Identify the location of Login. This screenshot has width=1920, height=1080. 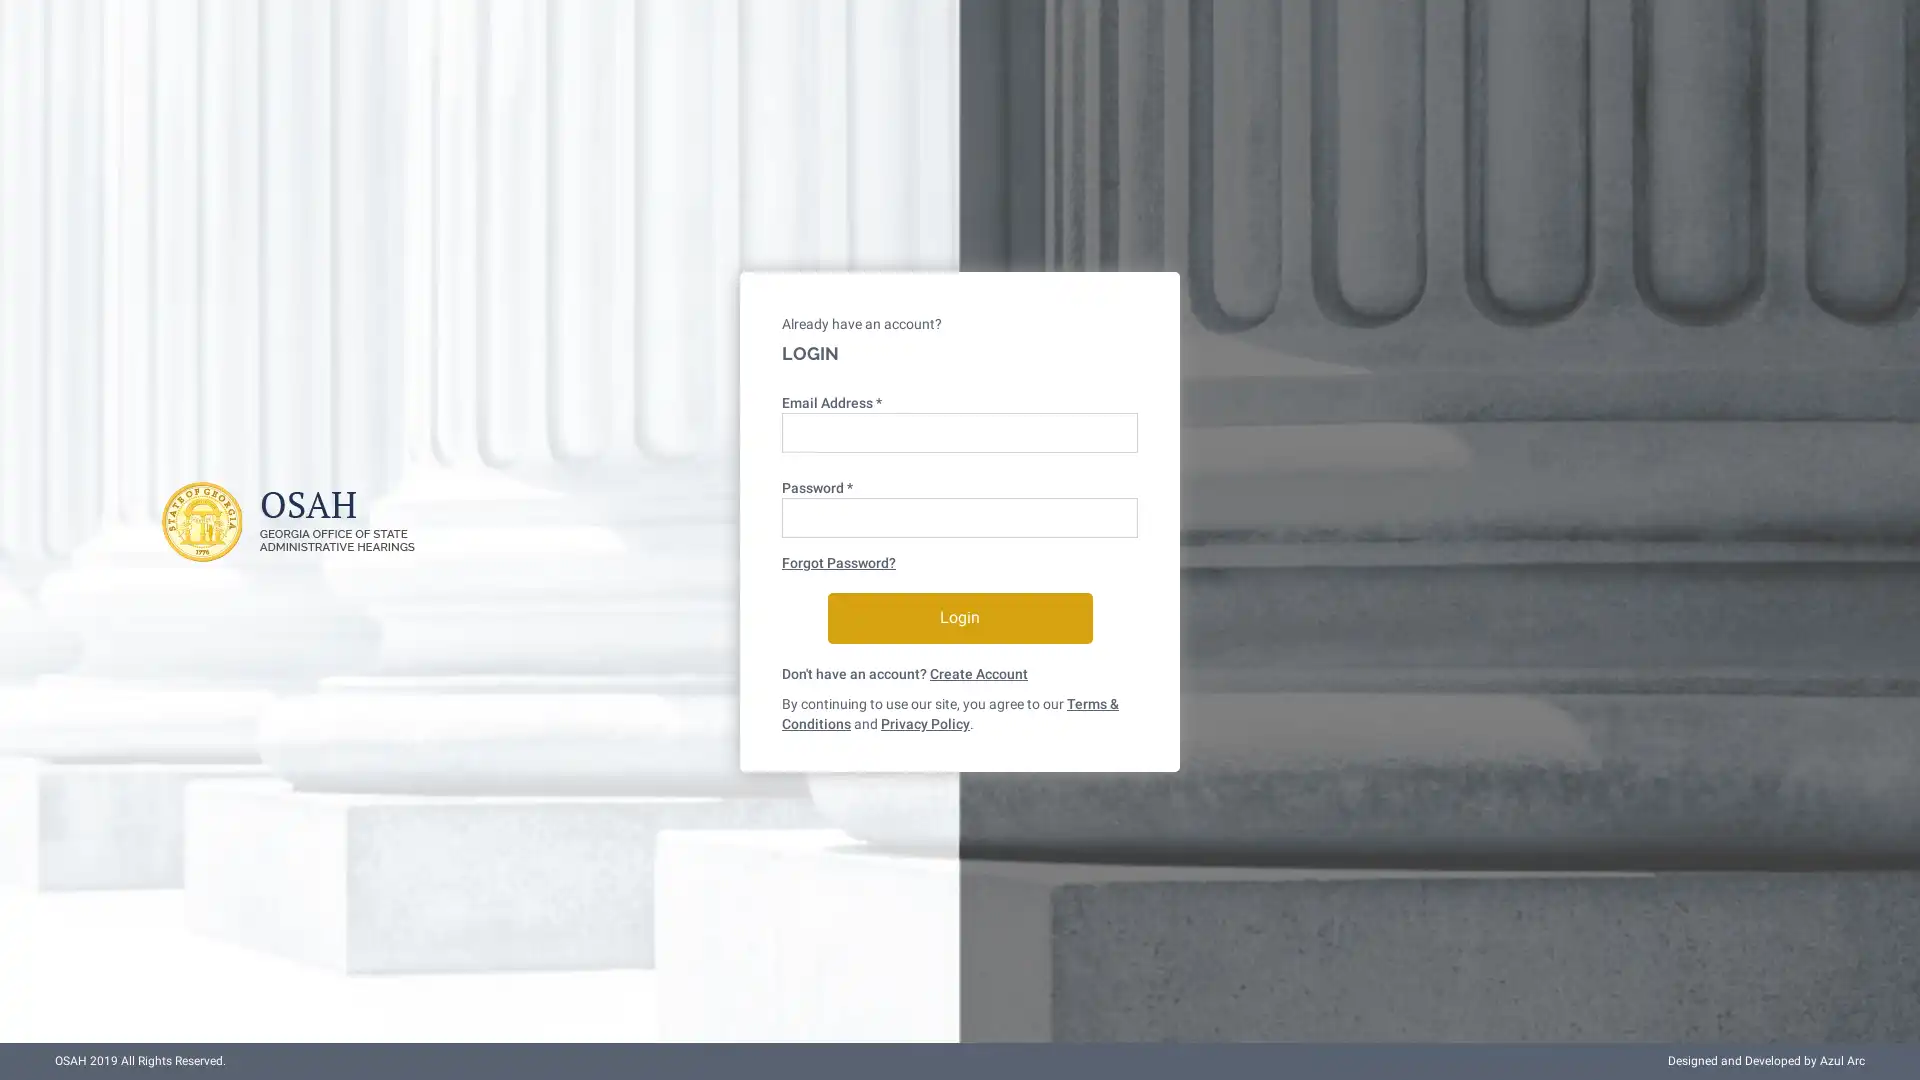
(958, 617).